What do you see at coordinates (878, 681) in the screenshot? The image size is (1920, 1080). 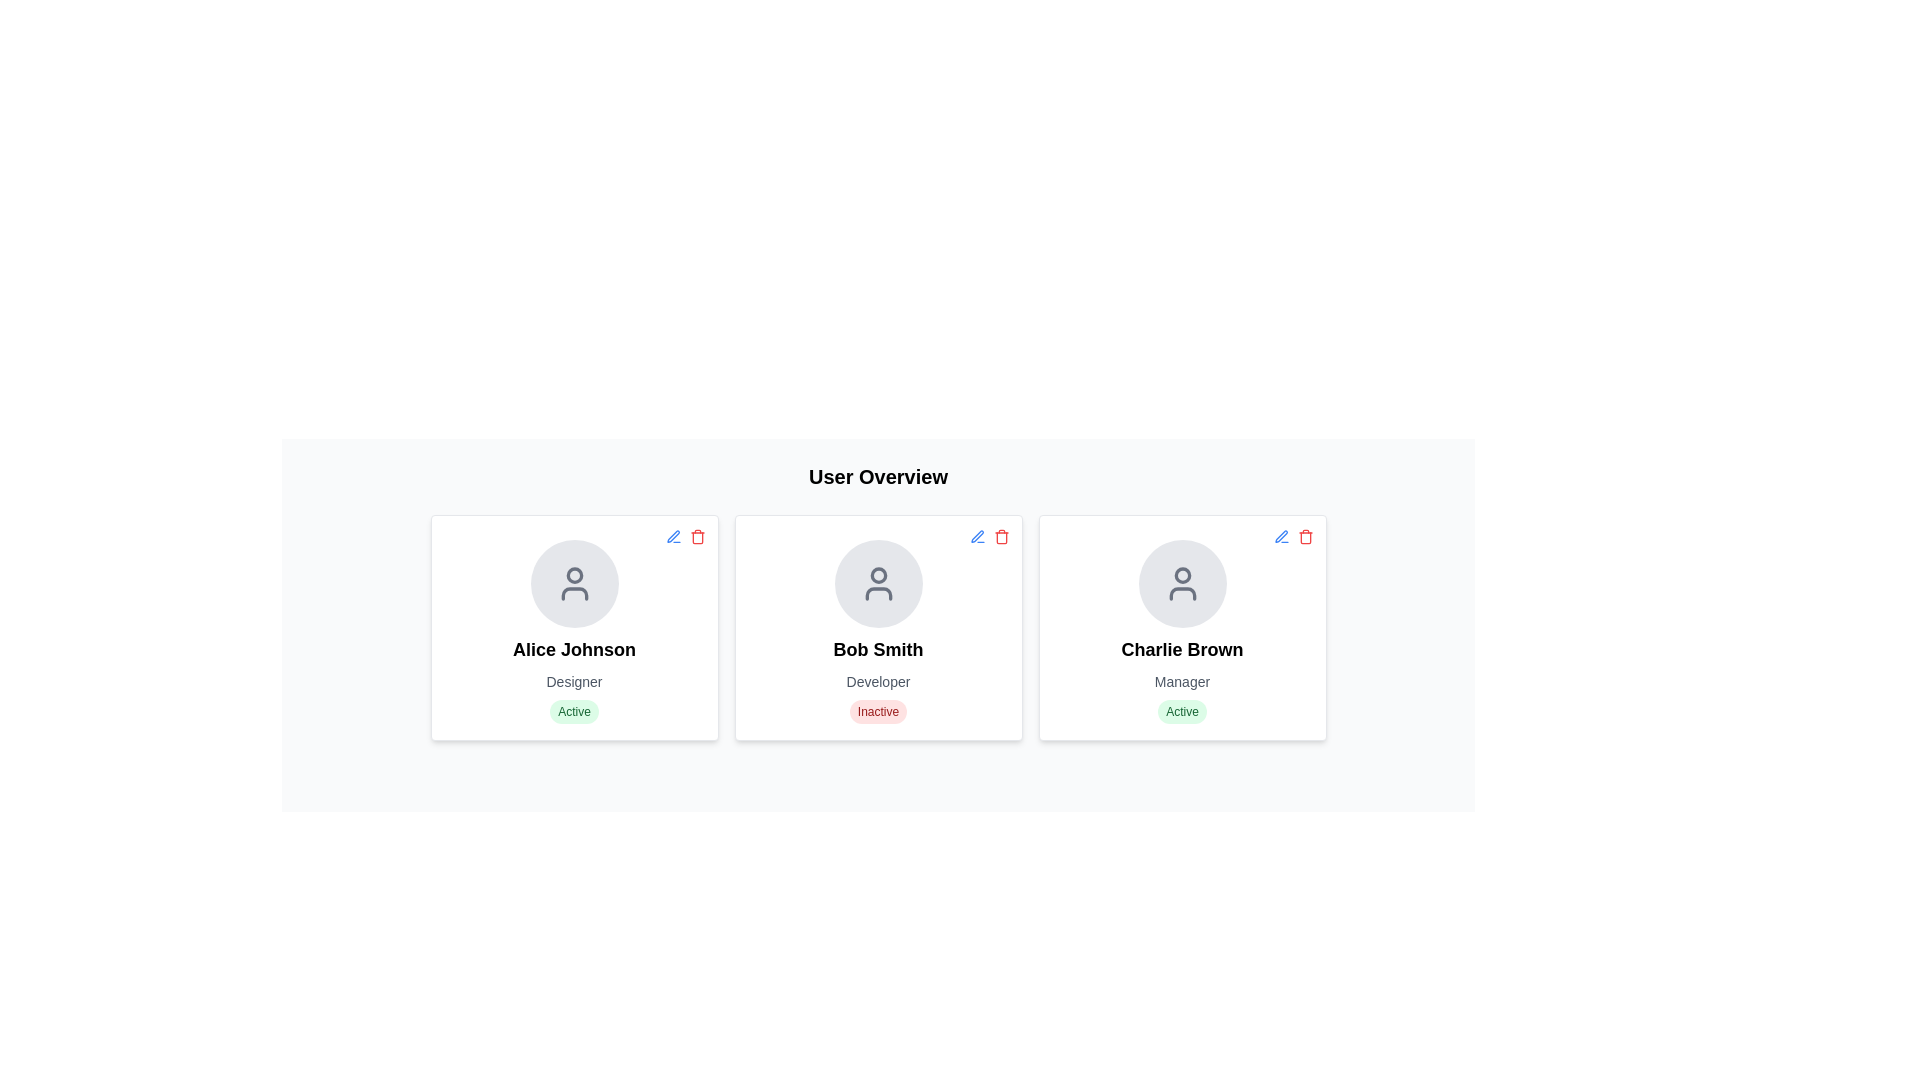 I see `the text element displaying 'Developer', which is positioned below the name 'Bob Smith' in a card-like layout` at bounding box center [878, 681].